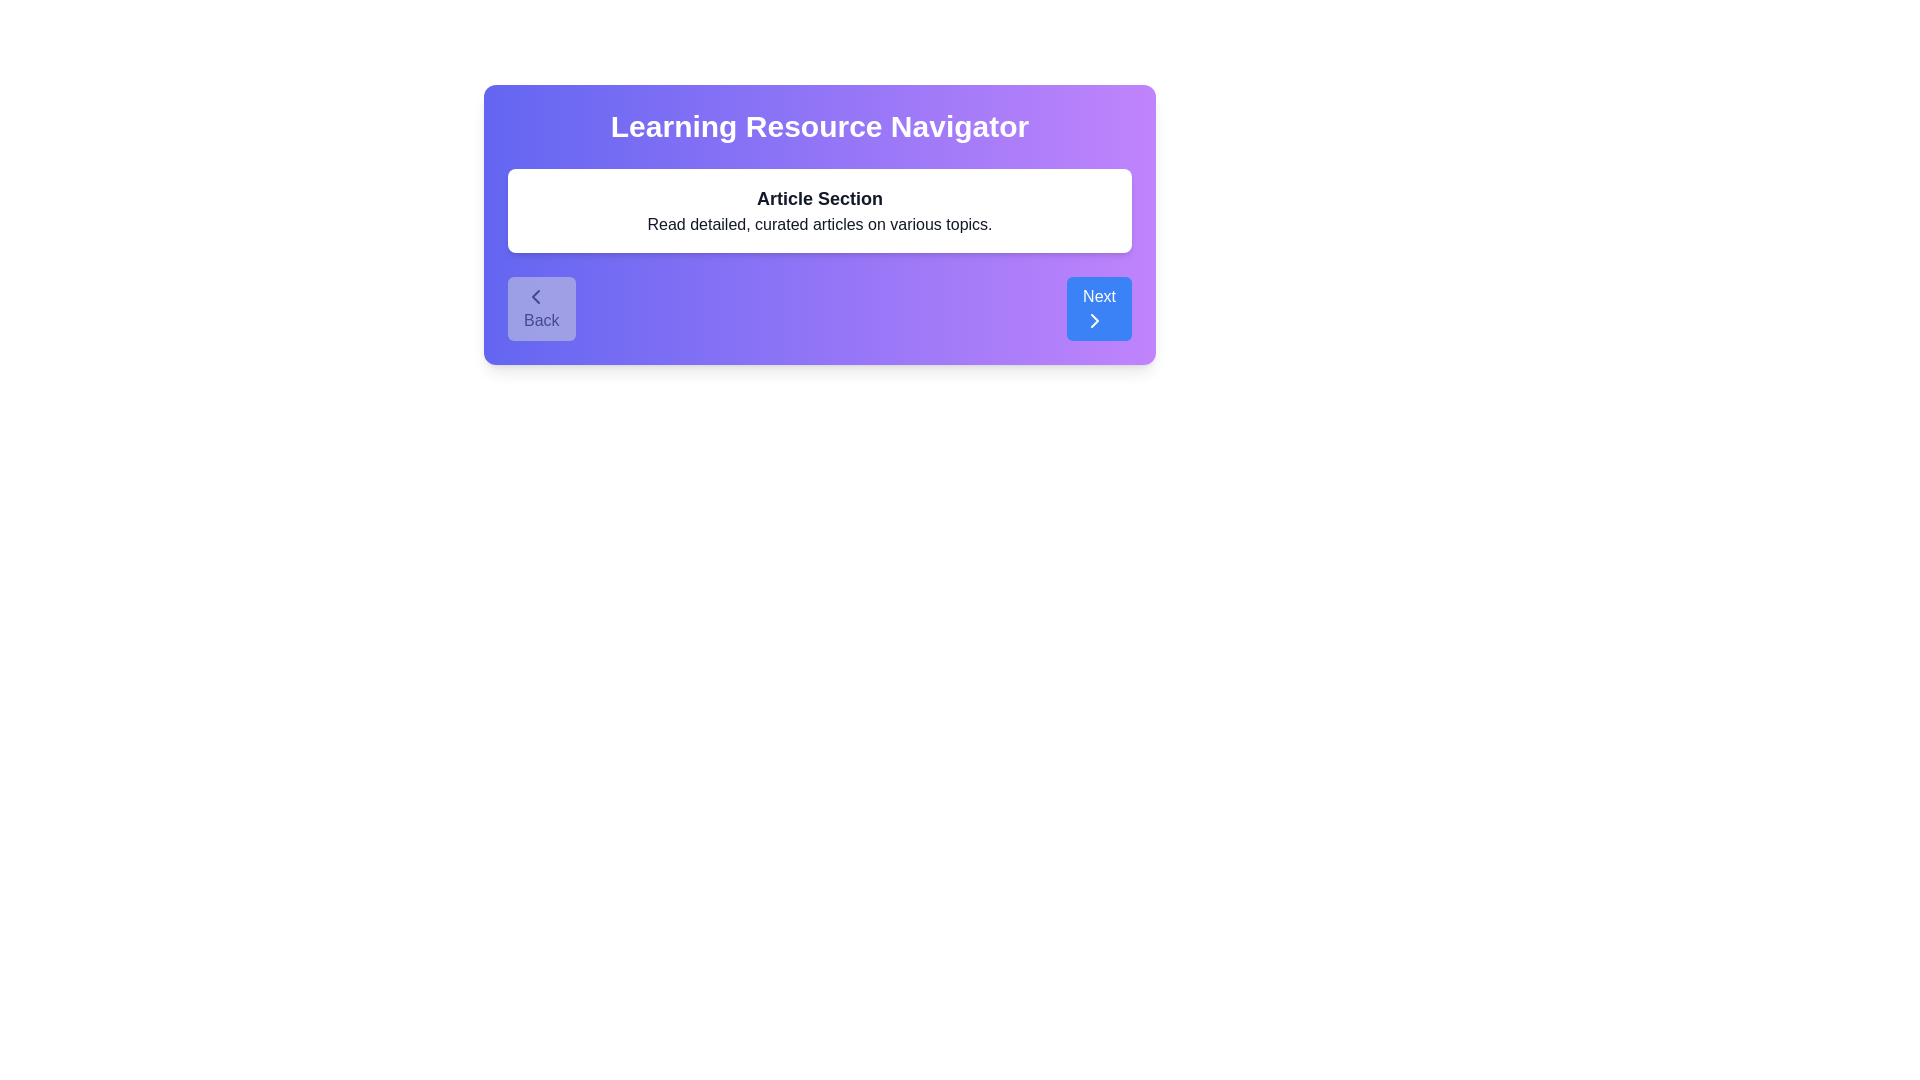  I want to click on the Back button to navigate between resources, so click(541, 308).